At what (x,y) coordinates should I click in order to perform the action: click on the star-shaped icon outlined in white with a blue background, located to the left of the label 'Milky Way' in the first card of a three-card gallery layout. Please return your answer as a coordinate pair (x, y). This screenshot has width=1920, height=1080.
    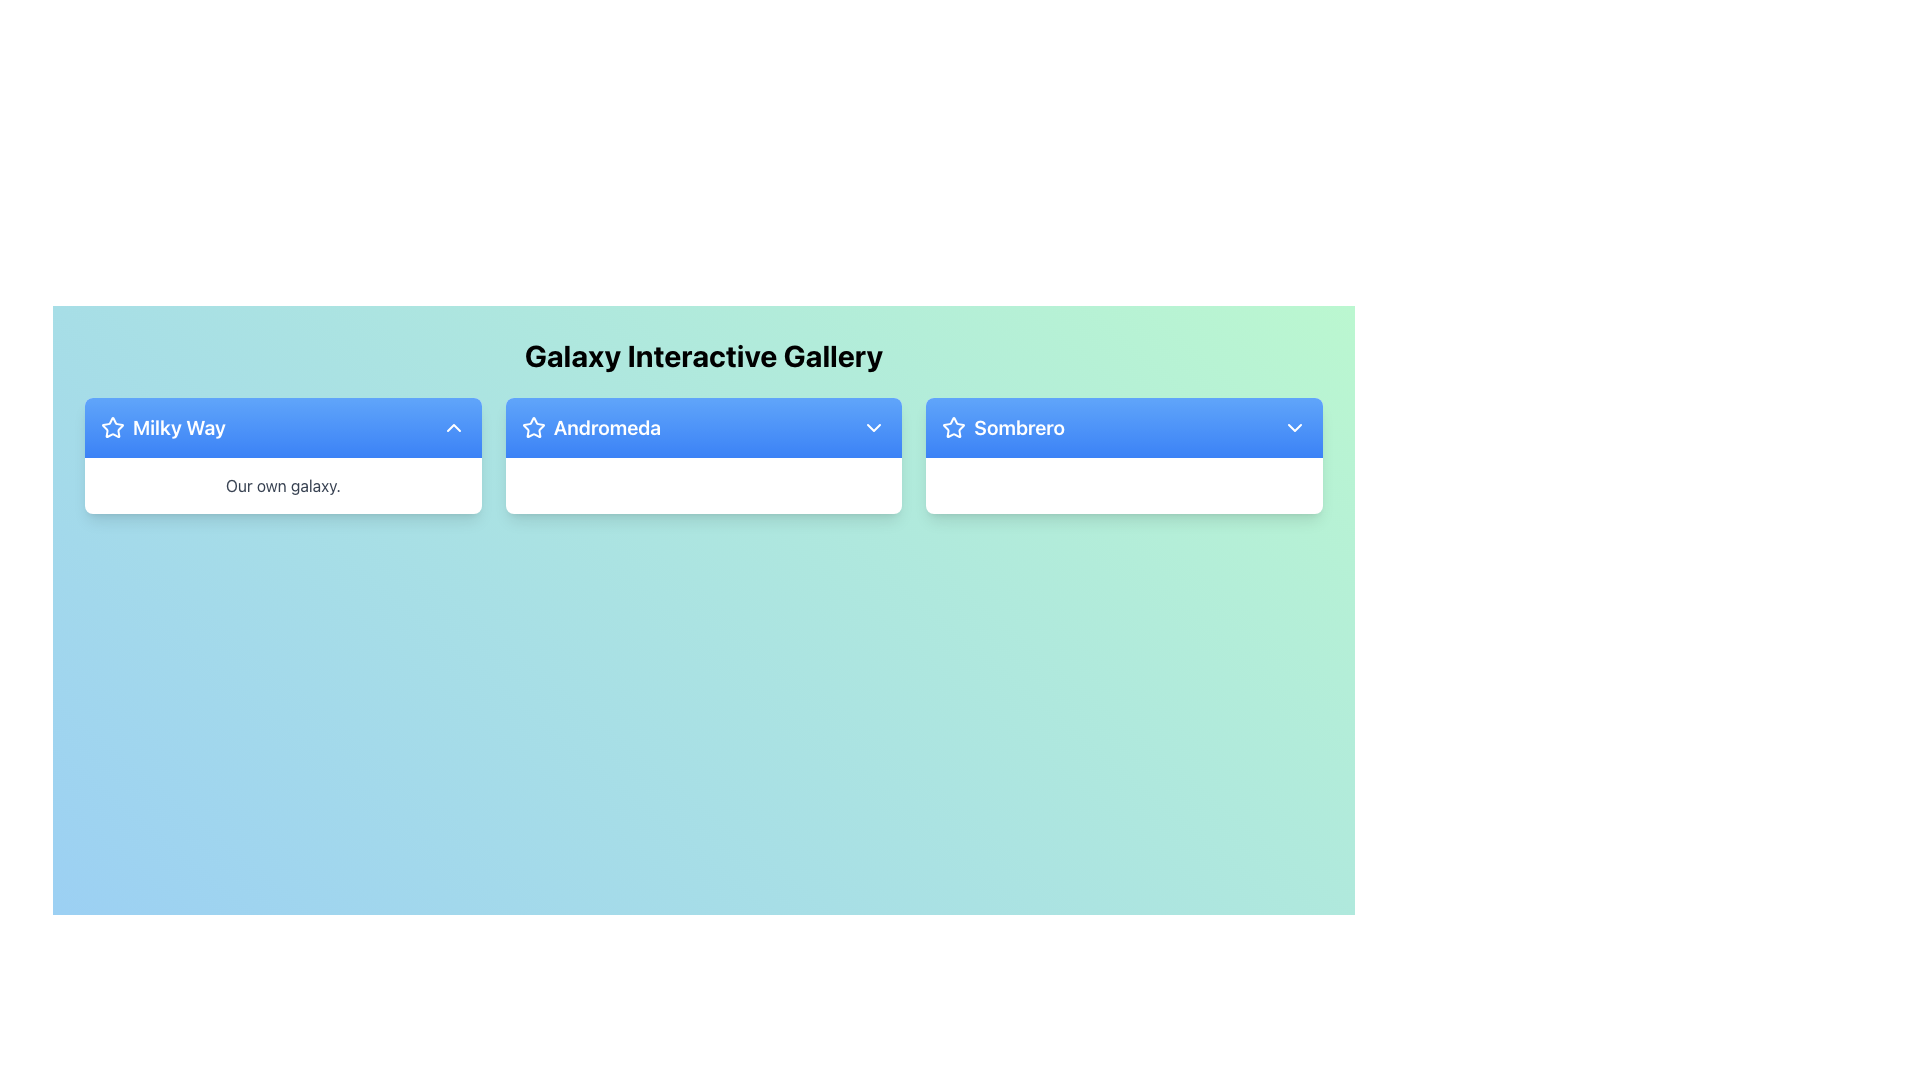
    Looking at the image, I should click on (112, 427).